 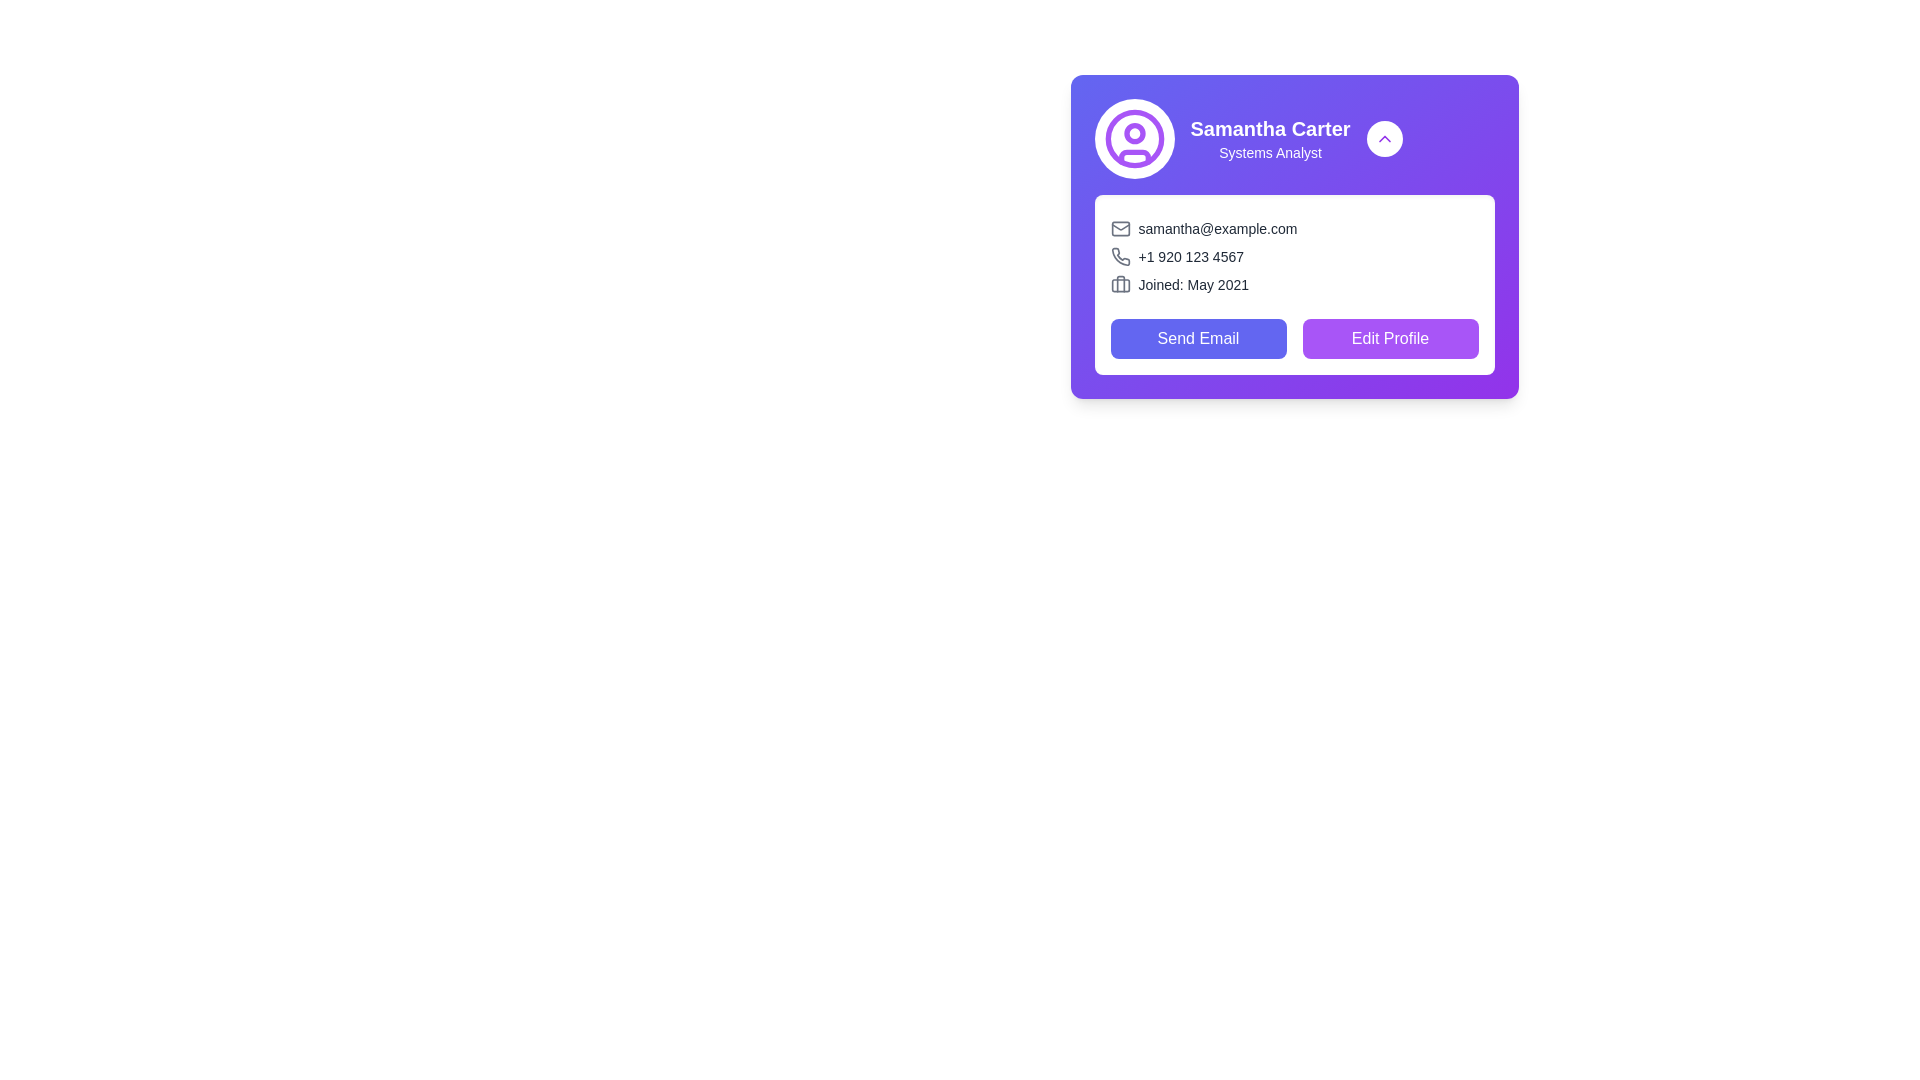 I want to click on the text label indicating the role or position of the profile's owner, located below 'Samantha Carter' and to the right of the user icon, so click(x=1269, y=152).